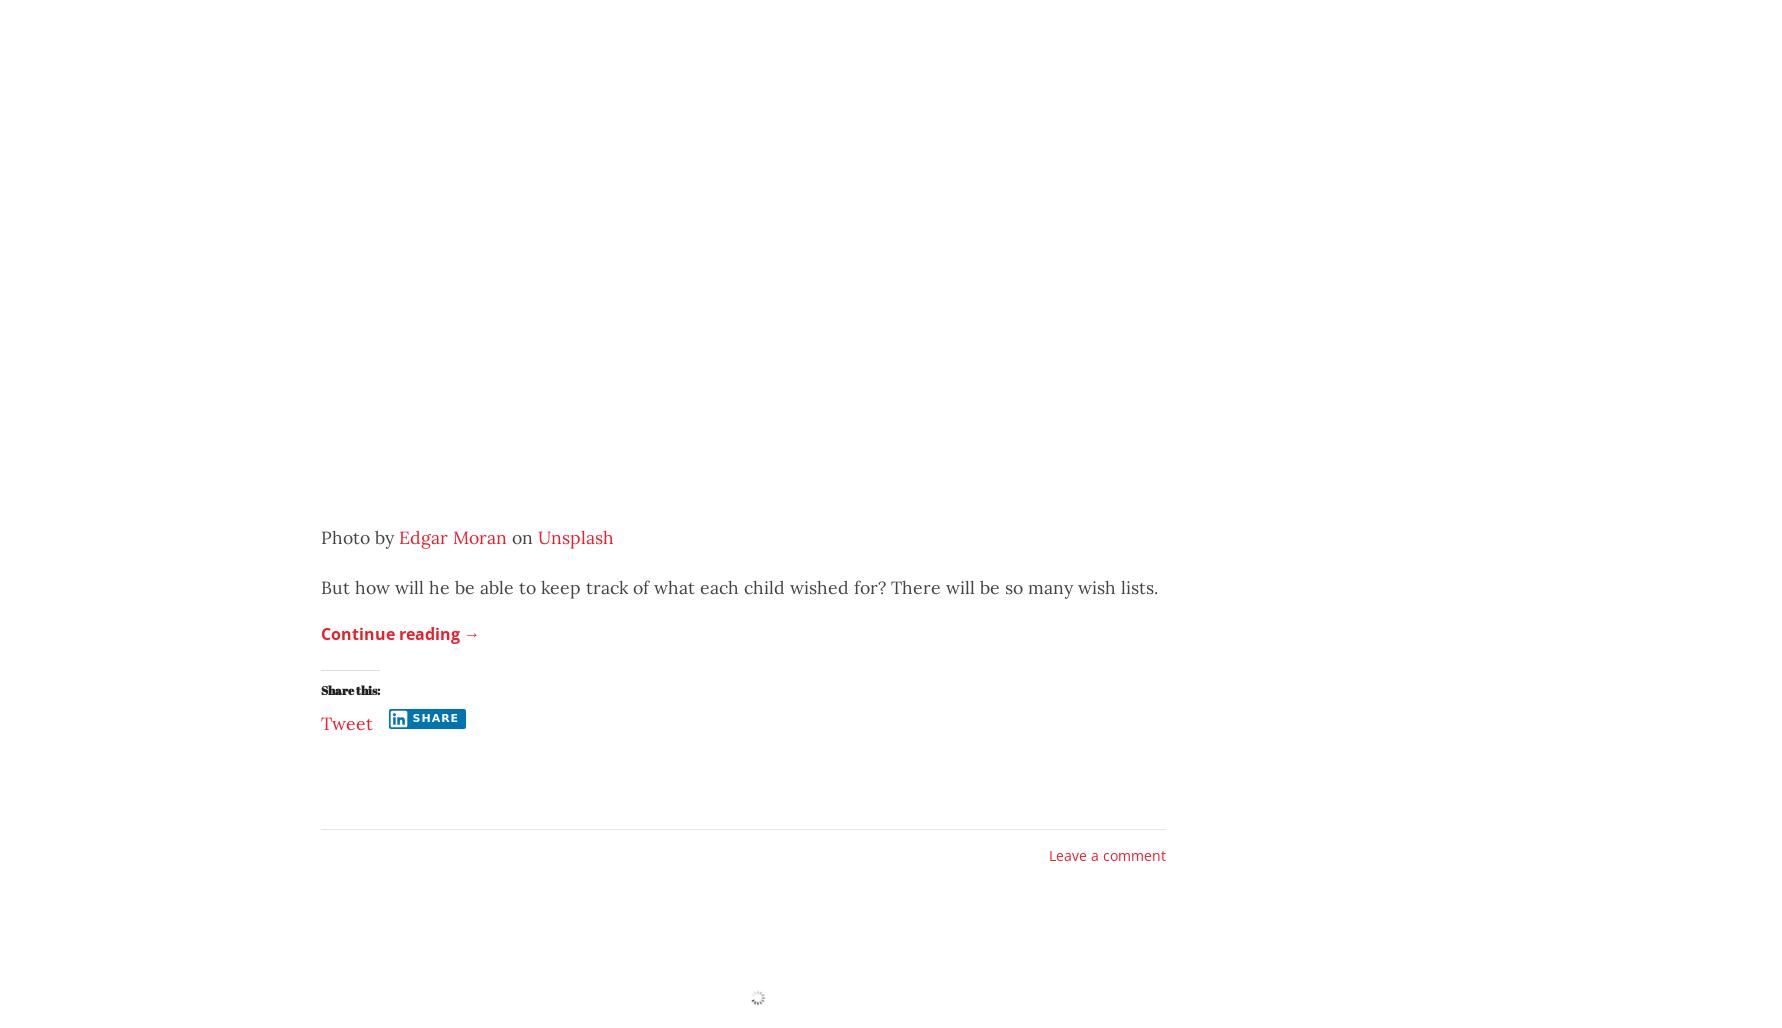  What do you see at coordinates (345, 722) in the screenshot?
I see `'Tweet'` at bounding box center [345, 722].